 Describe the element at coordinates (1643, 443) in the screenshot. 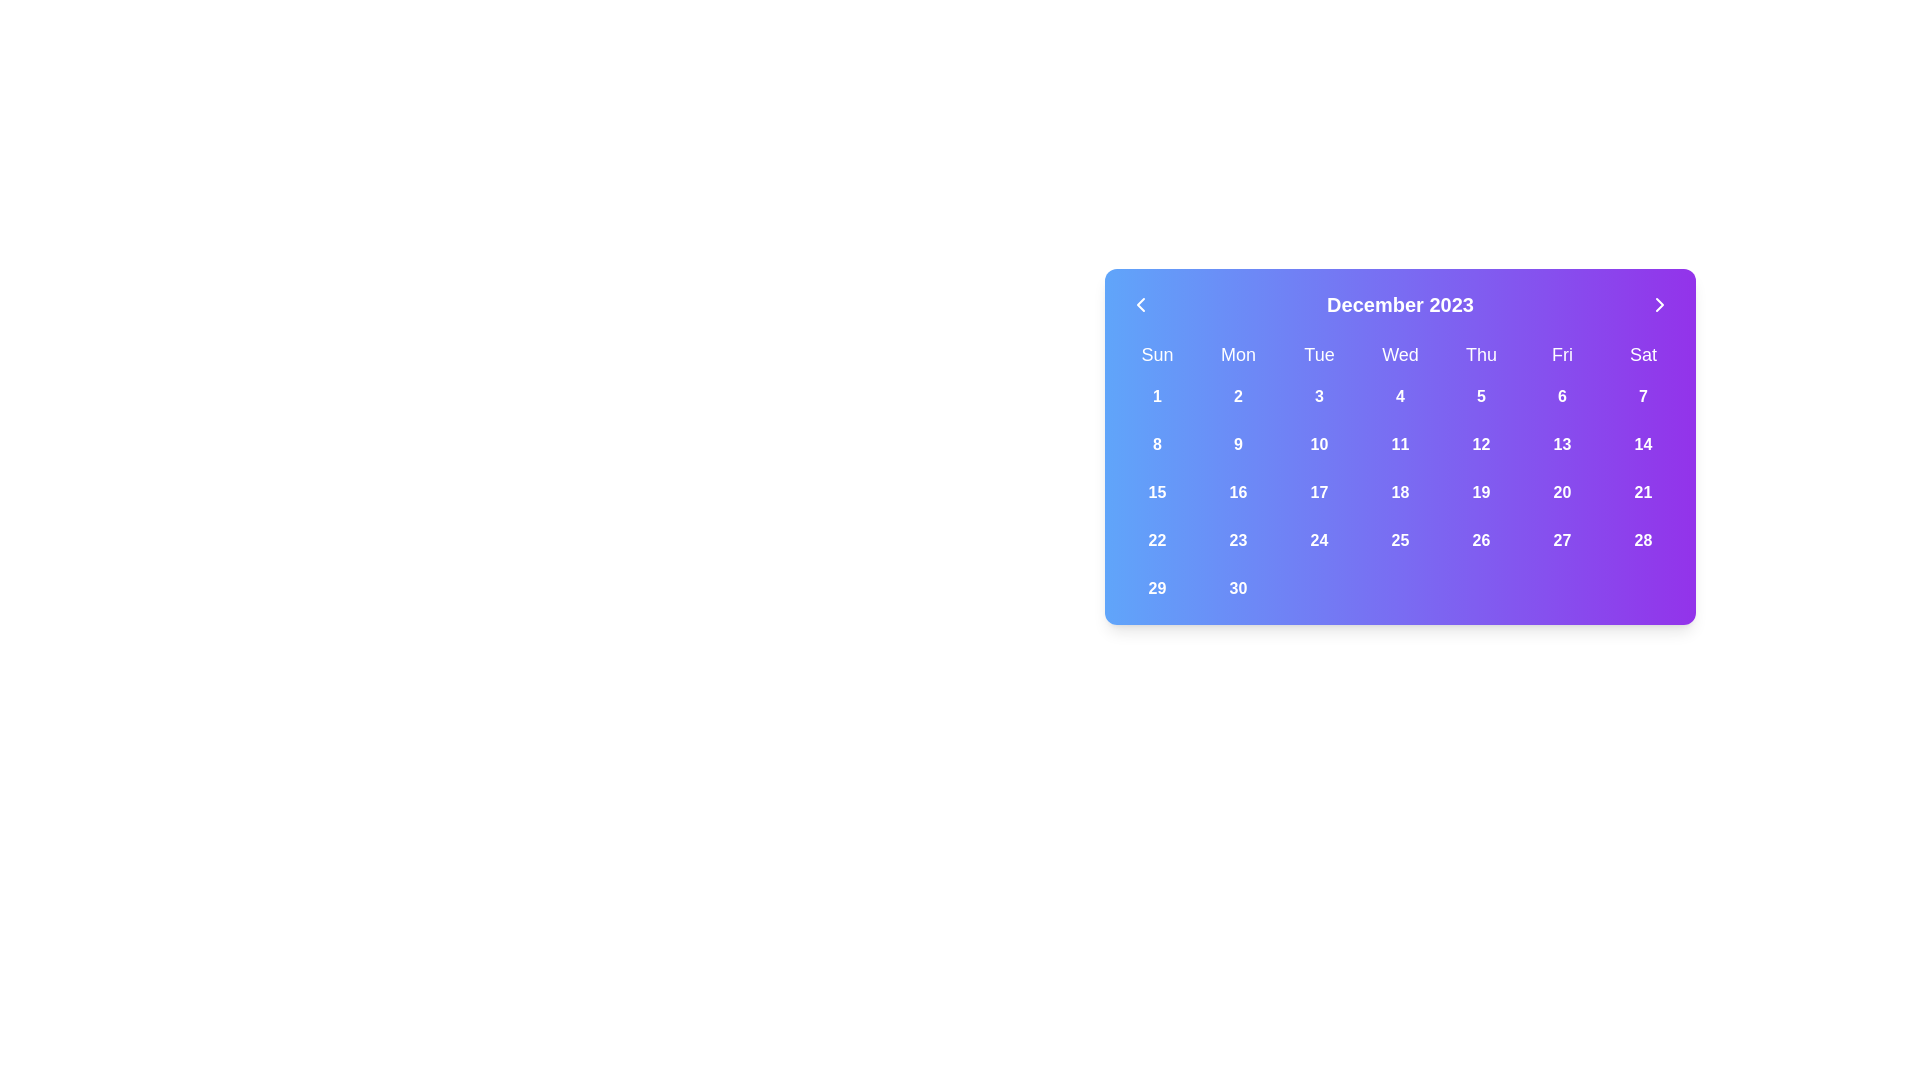

I see `the rectangular number button with a purple gradient background displaying the number '14'` at that location.